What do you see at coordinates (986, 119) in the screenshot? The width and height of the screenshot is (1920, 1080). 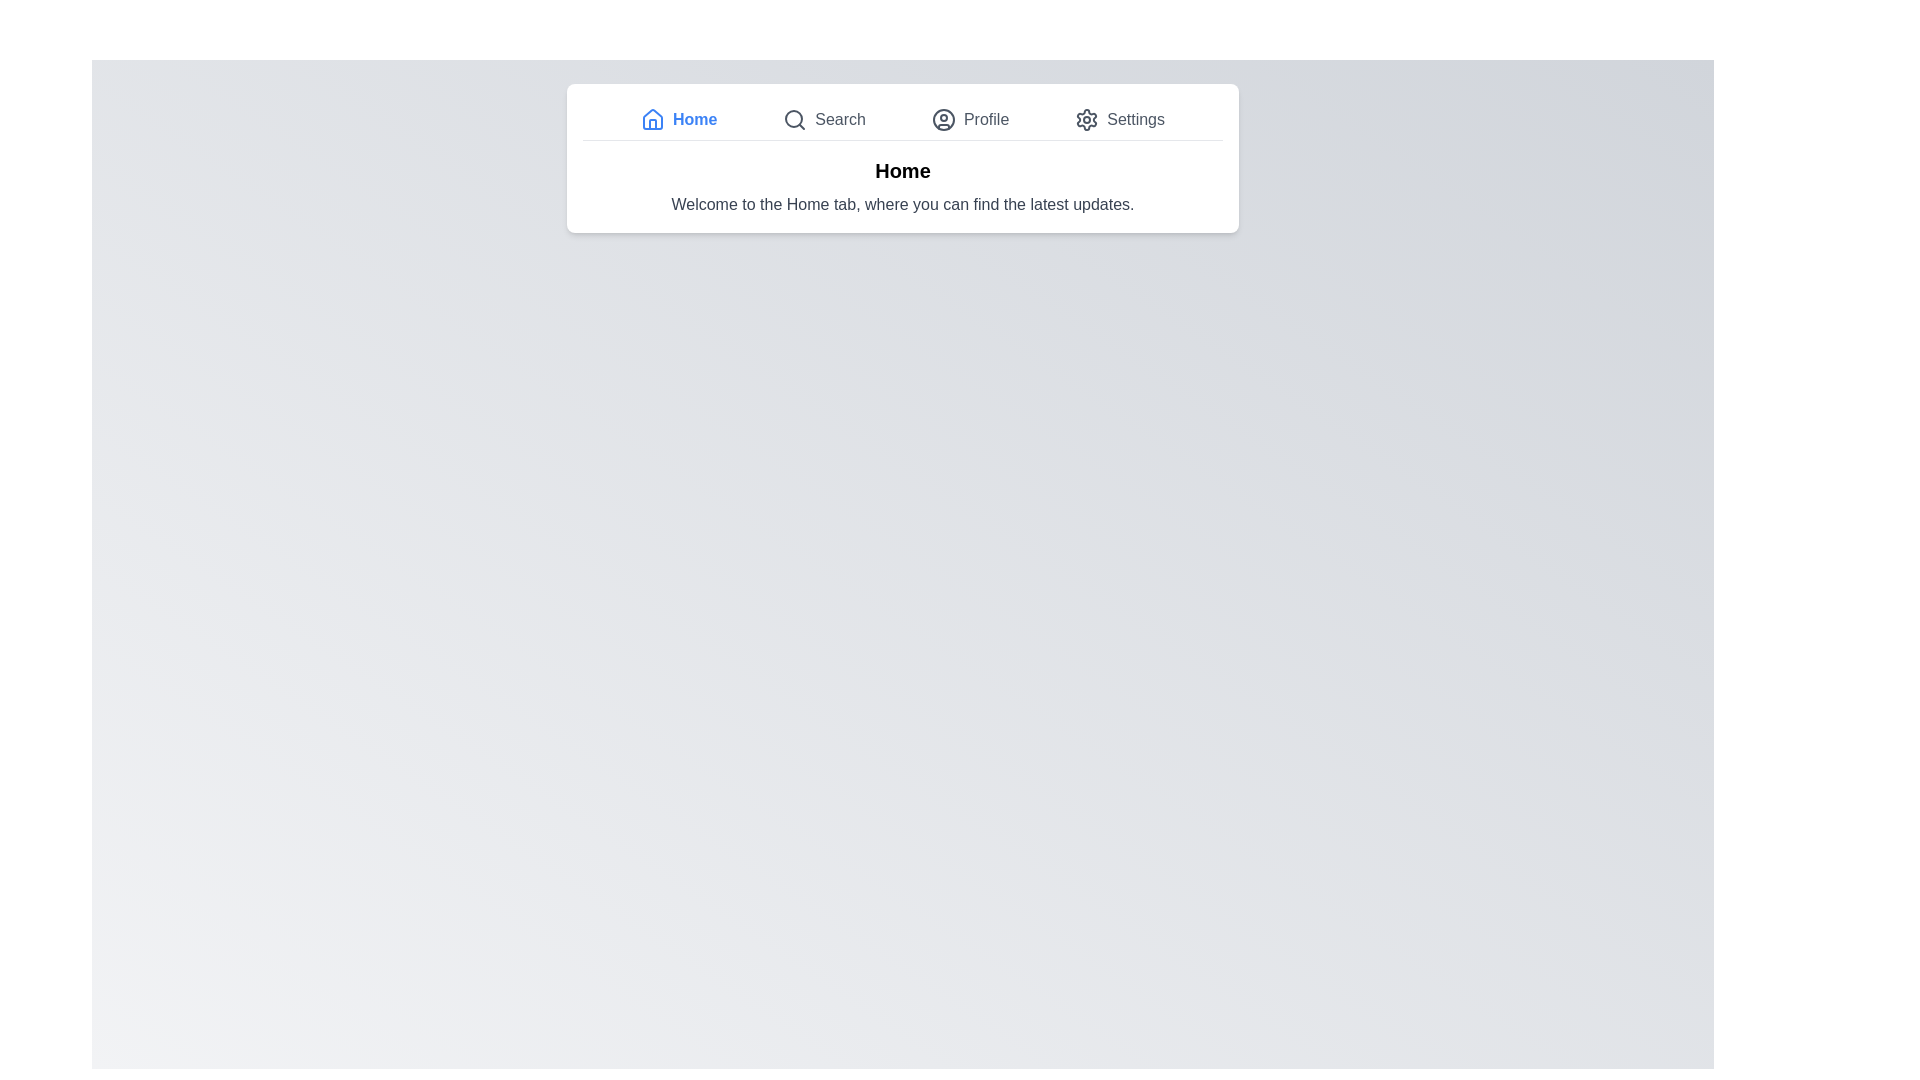 I see `the 'Profile' text label located within the navigation bar at the top of the page` at bounding box center [986, 119].